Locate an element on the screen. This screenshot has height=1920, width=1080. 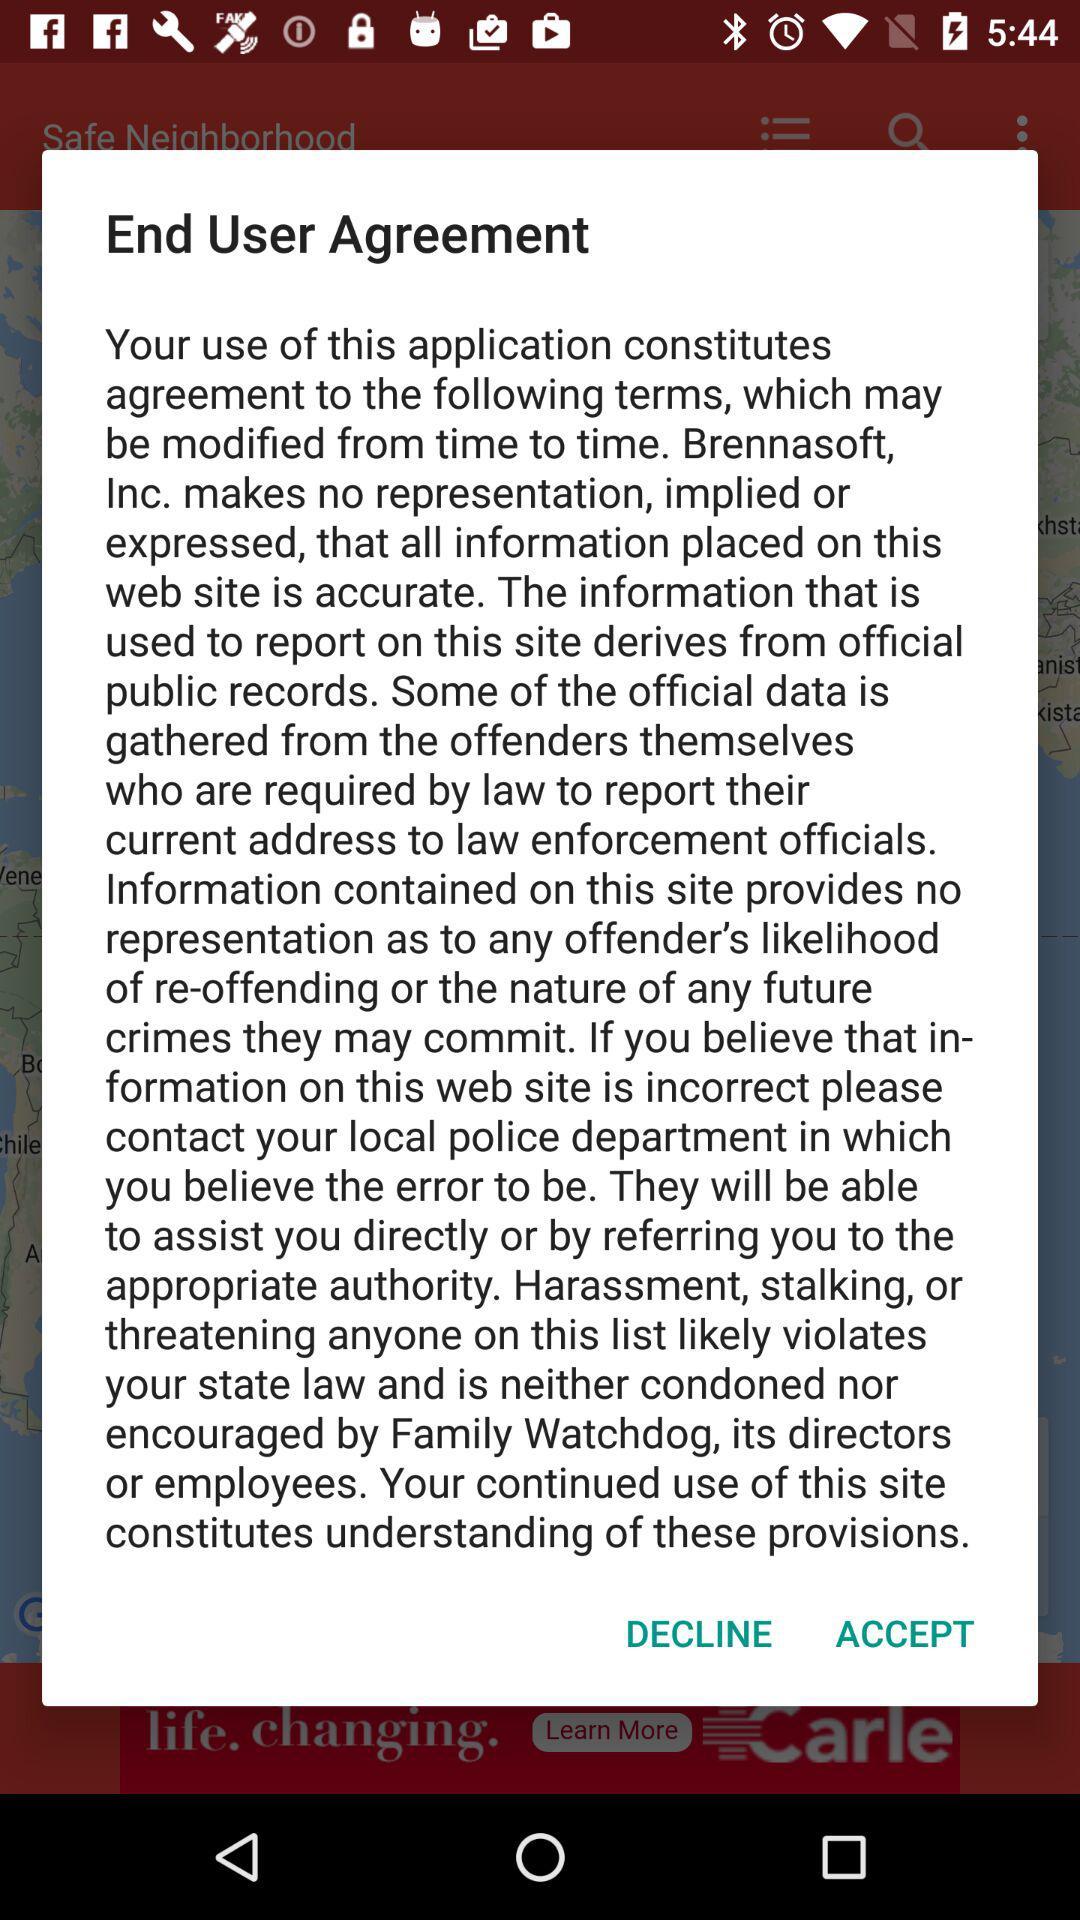
accept is located at coordinates (905, 1632).